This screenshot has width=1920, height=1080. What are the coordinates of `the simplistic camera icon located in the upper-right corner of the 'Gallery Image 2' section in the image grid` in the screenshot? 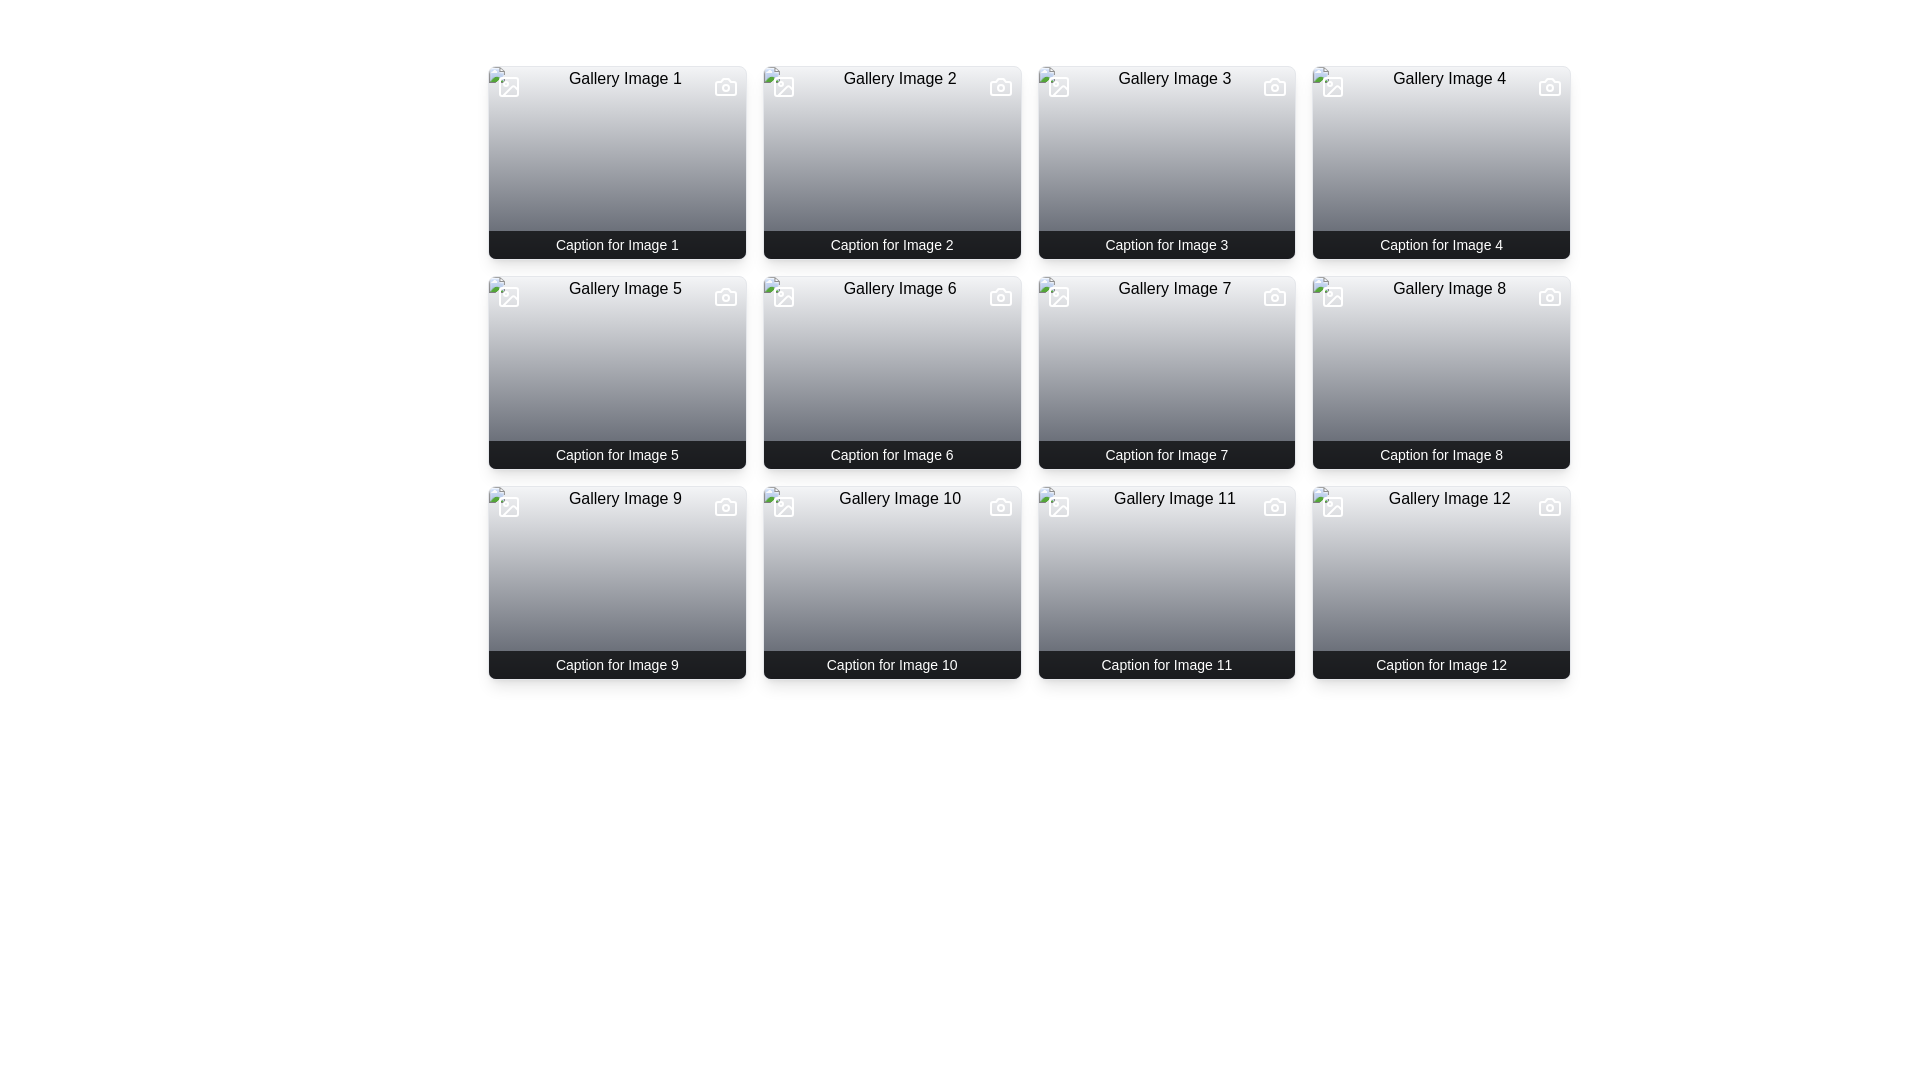 It's located at (1000, 86).